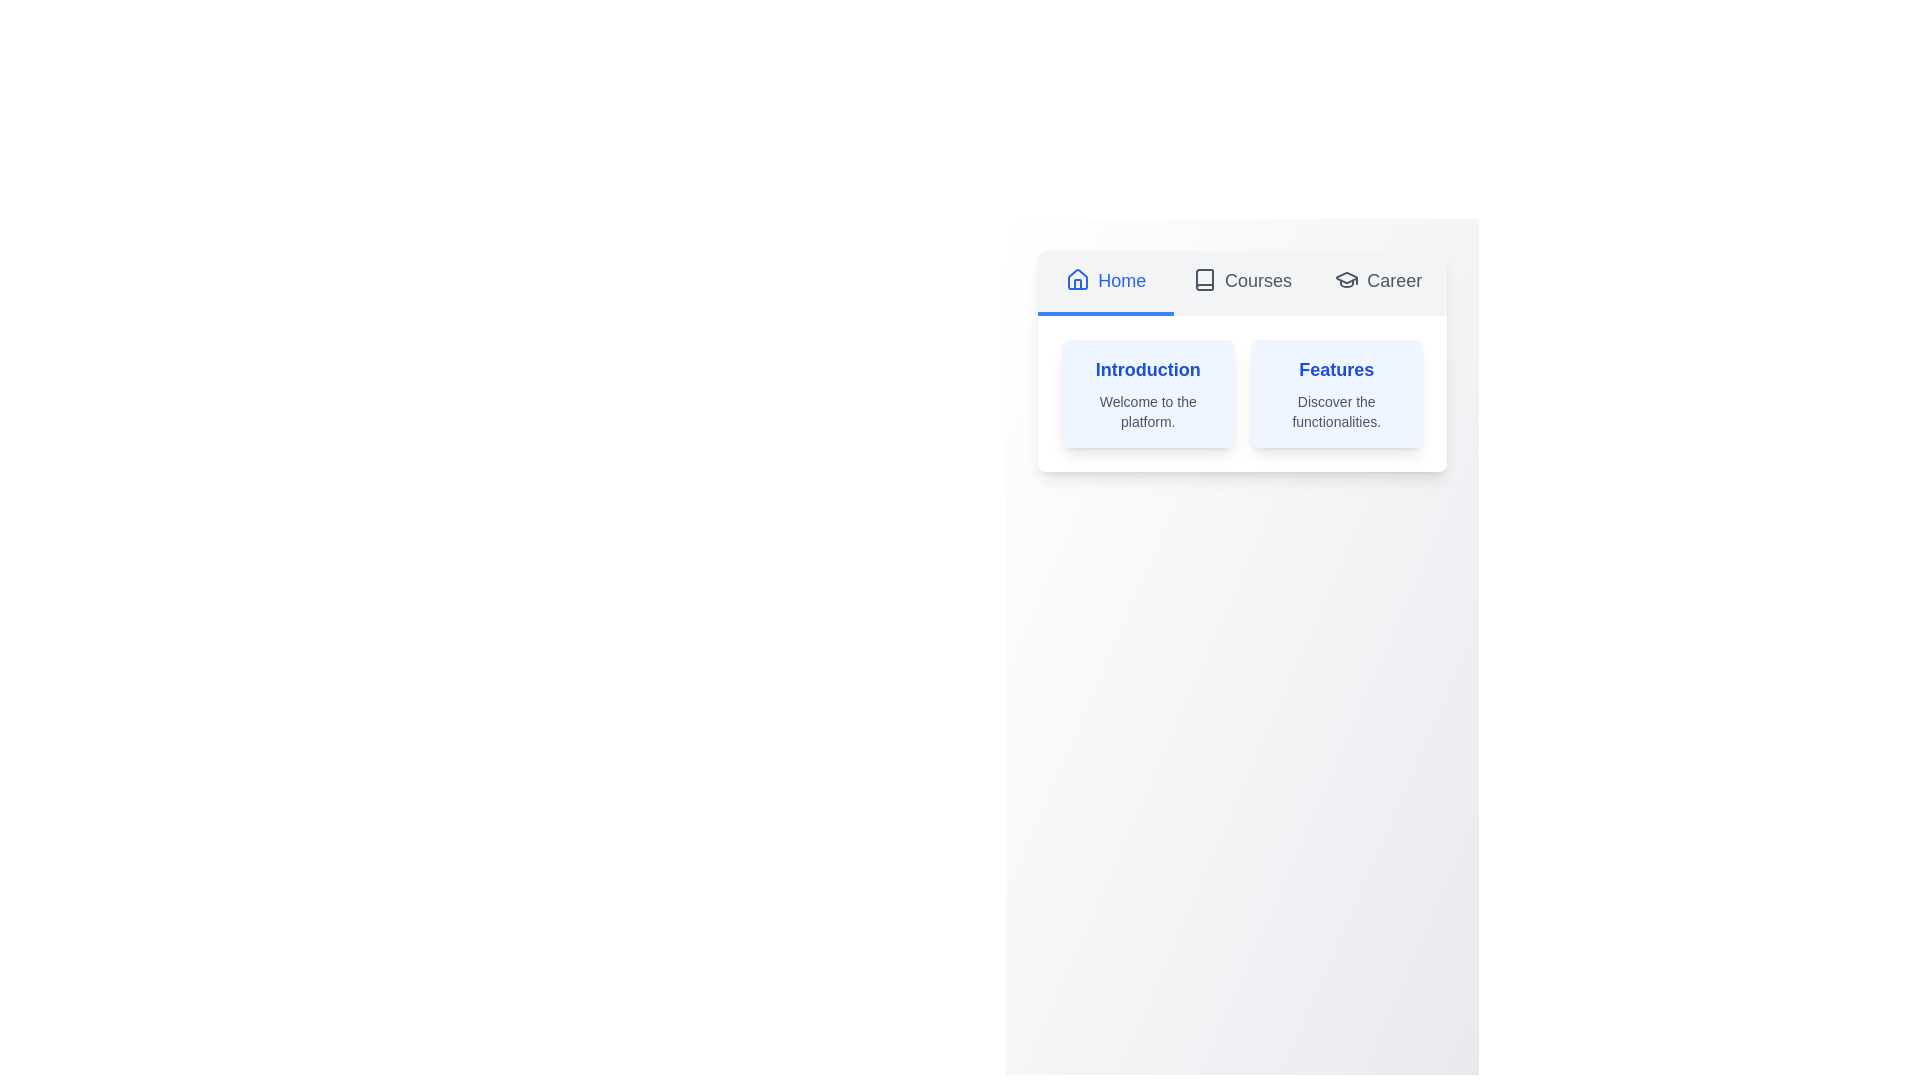 The image size is (1920, 1080). I want to click on the Informational card that highlights the 'Features' of the platform, located in the top right area of the layout, to the right of the 'Introduction' card, so click(1336, 394).